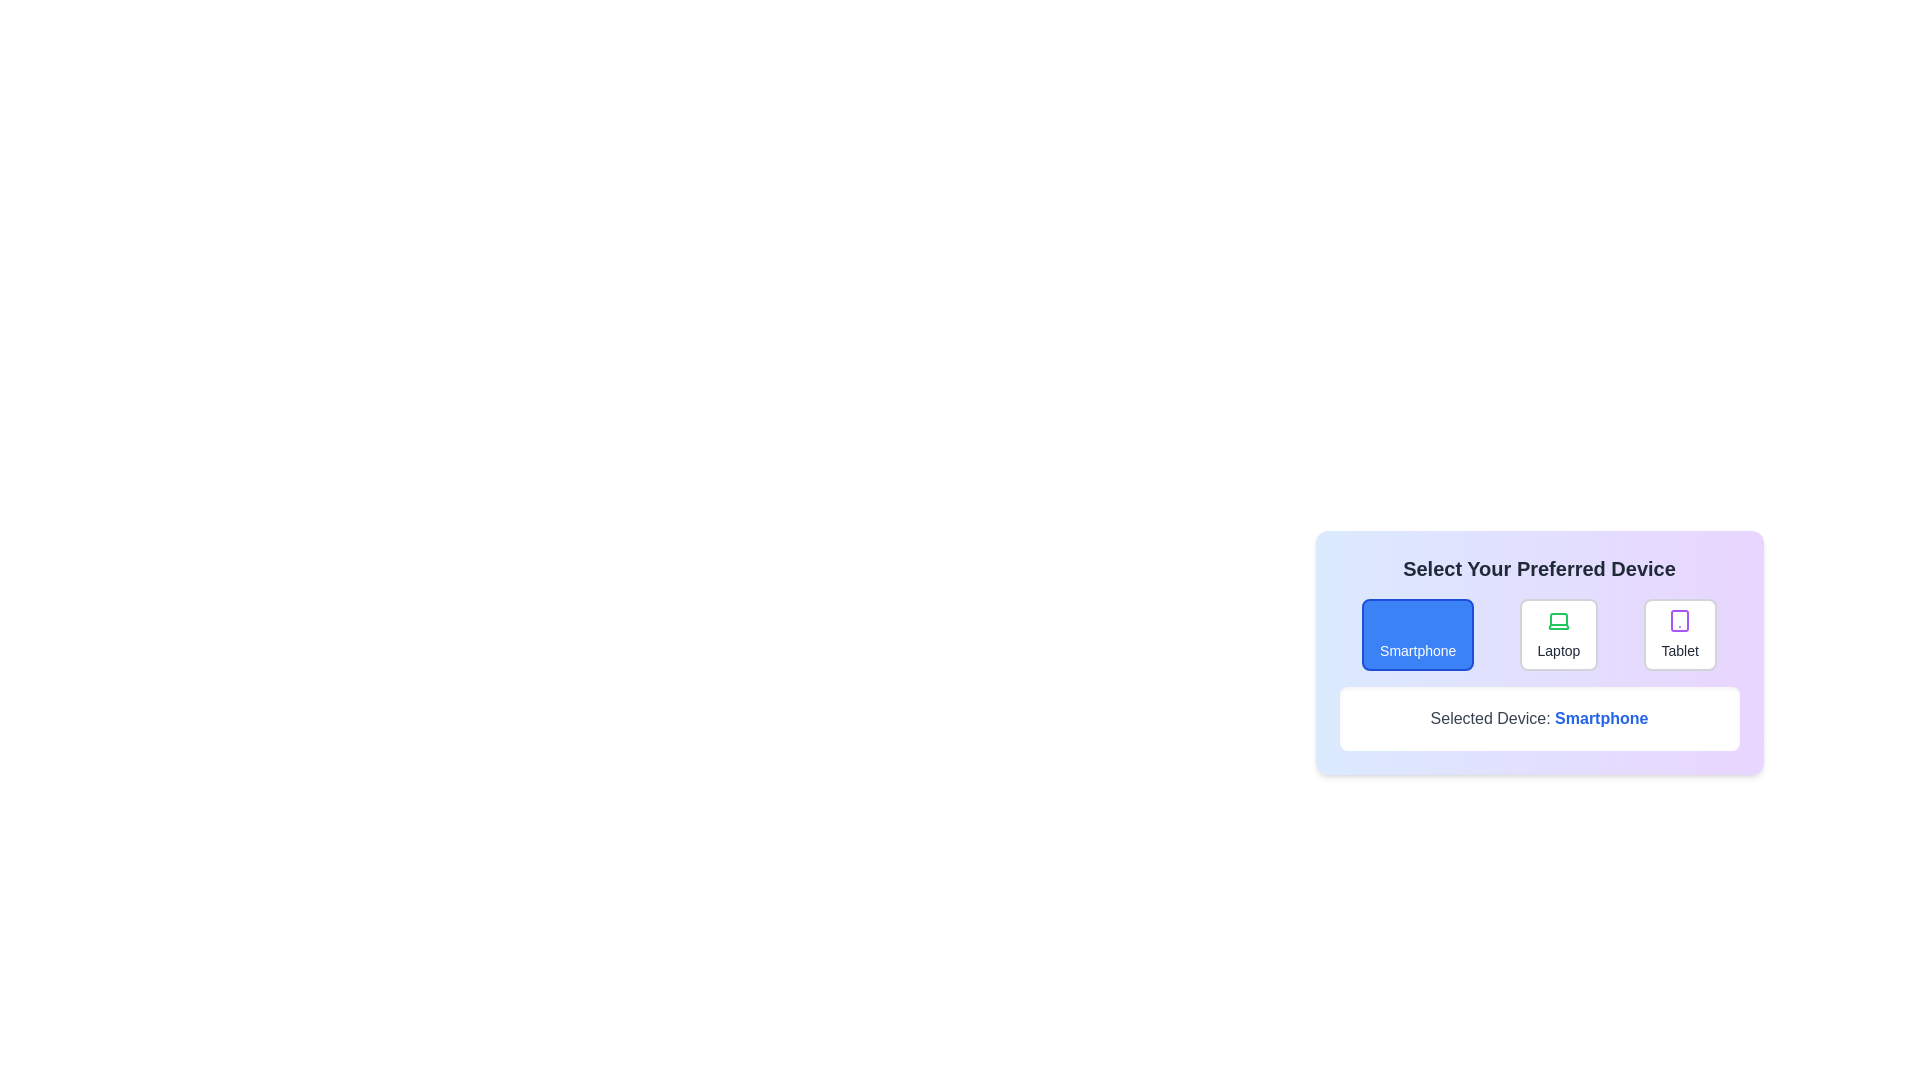 The width and height of the screenshot is (1920, 1080). I want to click on text of the label displaying 'Laptop', which is a small black sans-serif font label positioned below the laptop icon and centrally aligned in the device selection options, so click(1558, 651).